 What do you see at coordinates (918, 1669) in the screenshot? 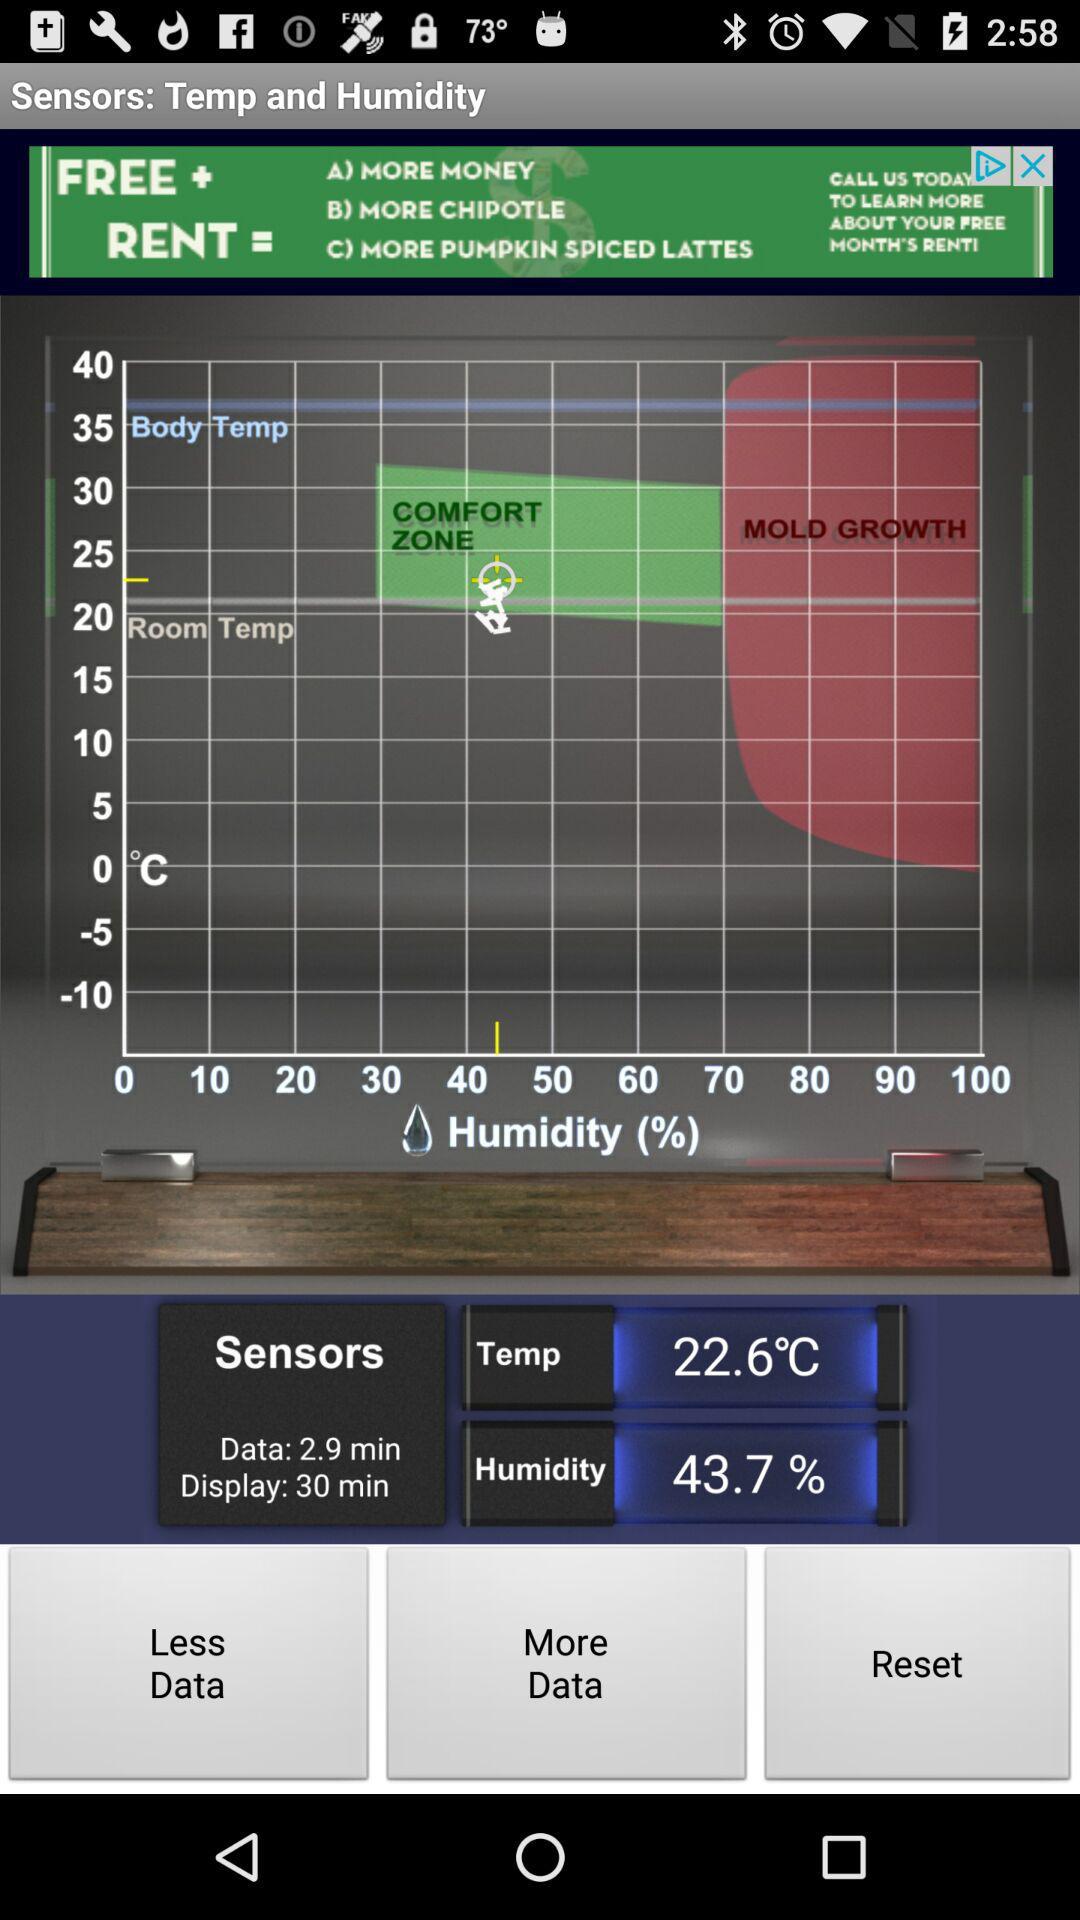
I see `button at the bottom right corner` at bounding box center [918, 1669].